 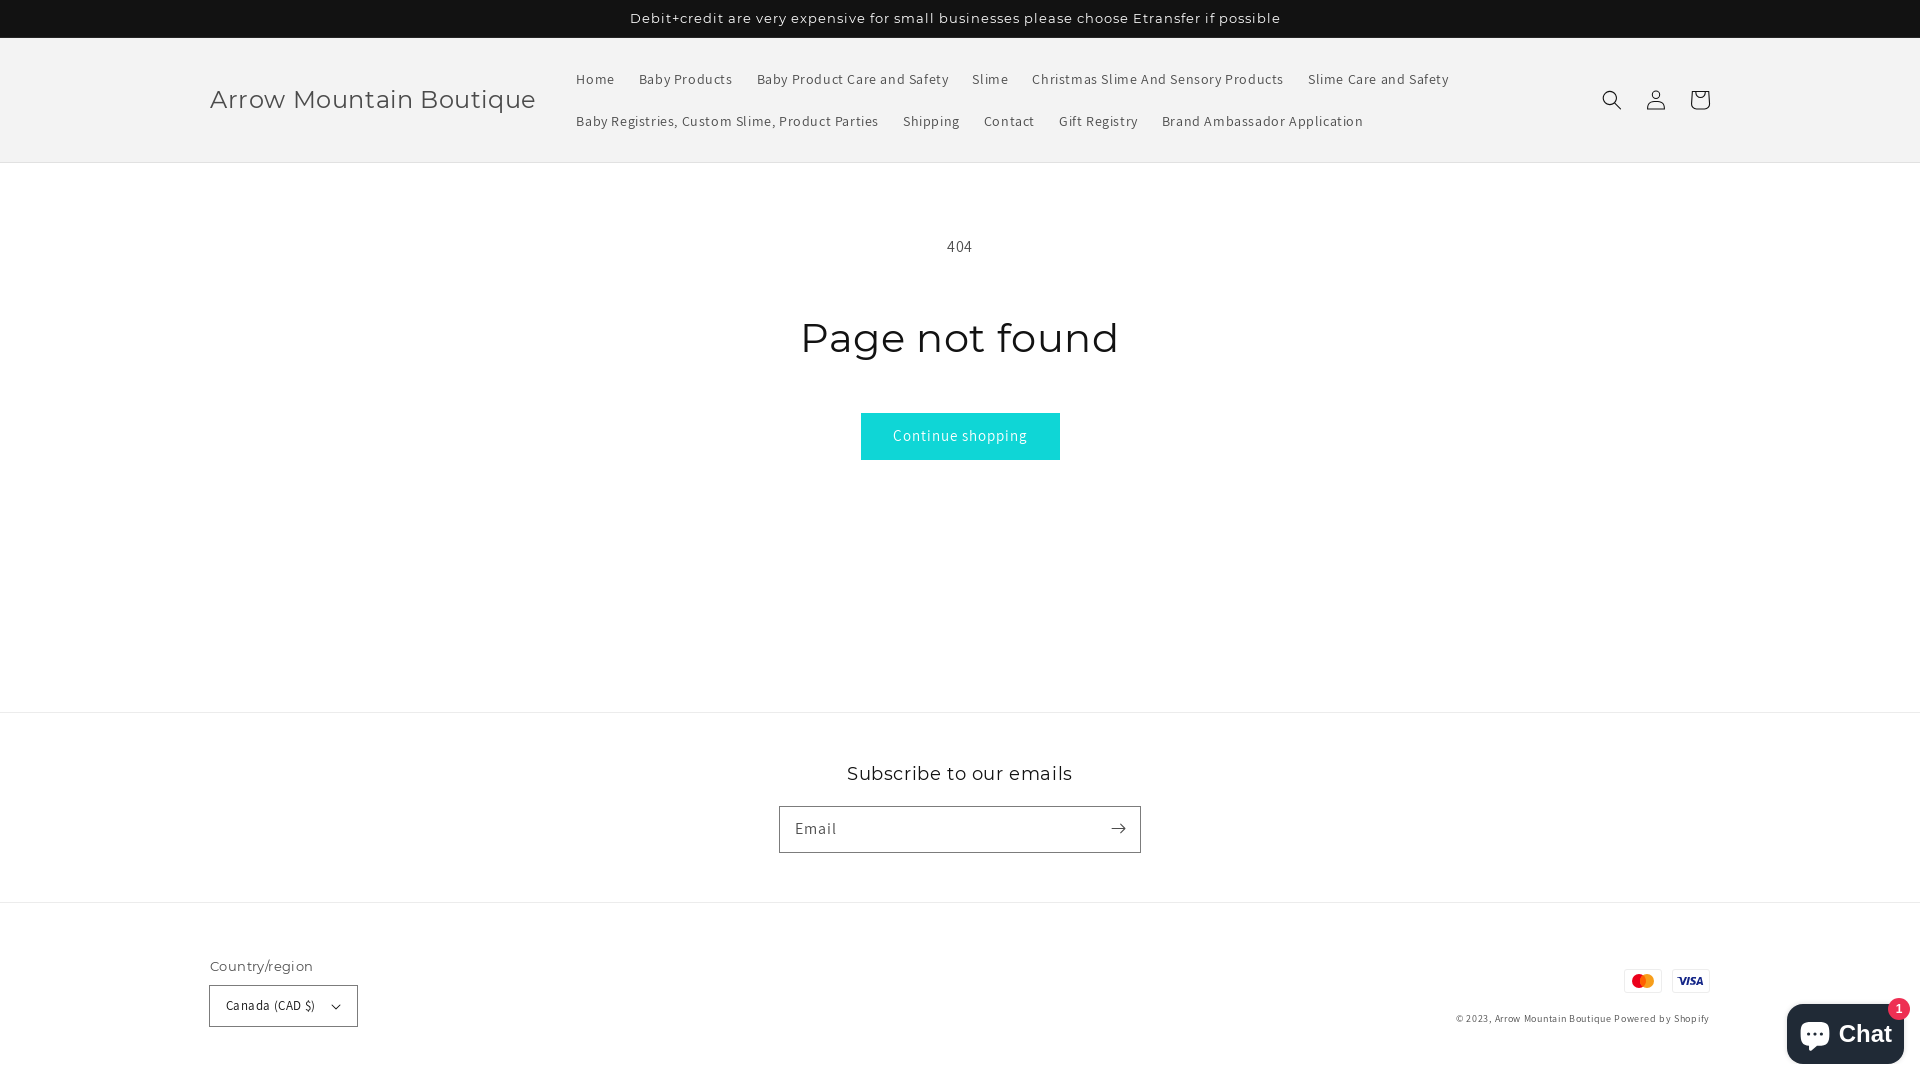 What do you see at coordinates (1097, 120) in the screenshot?
I see `'Gift Registry'` at bounding box center [1097, 120].